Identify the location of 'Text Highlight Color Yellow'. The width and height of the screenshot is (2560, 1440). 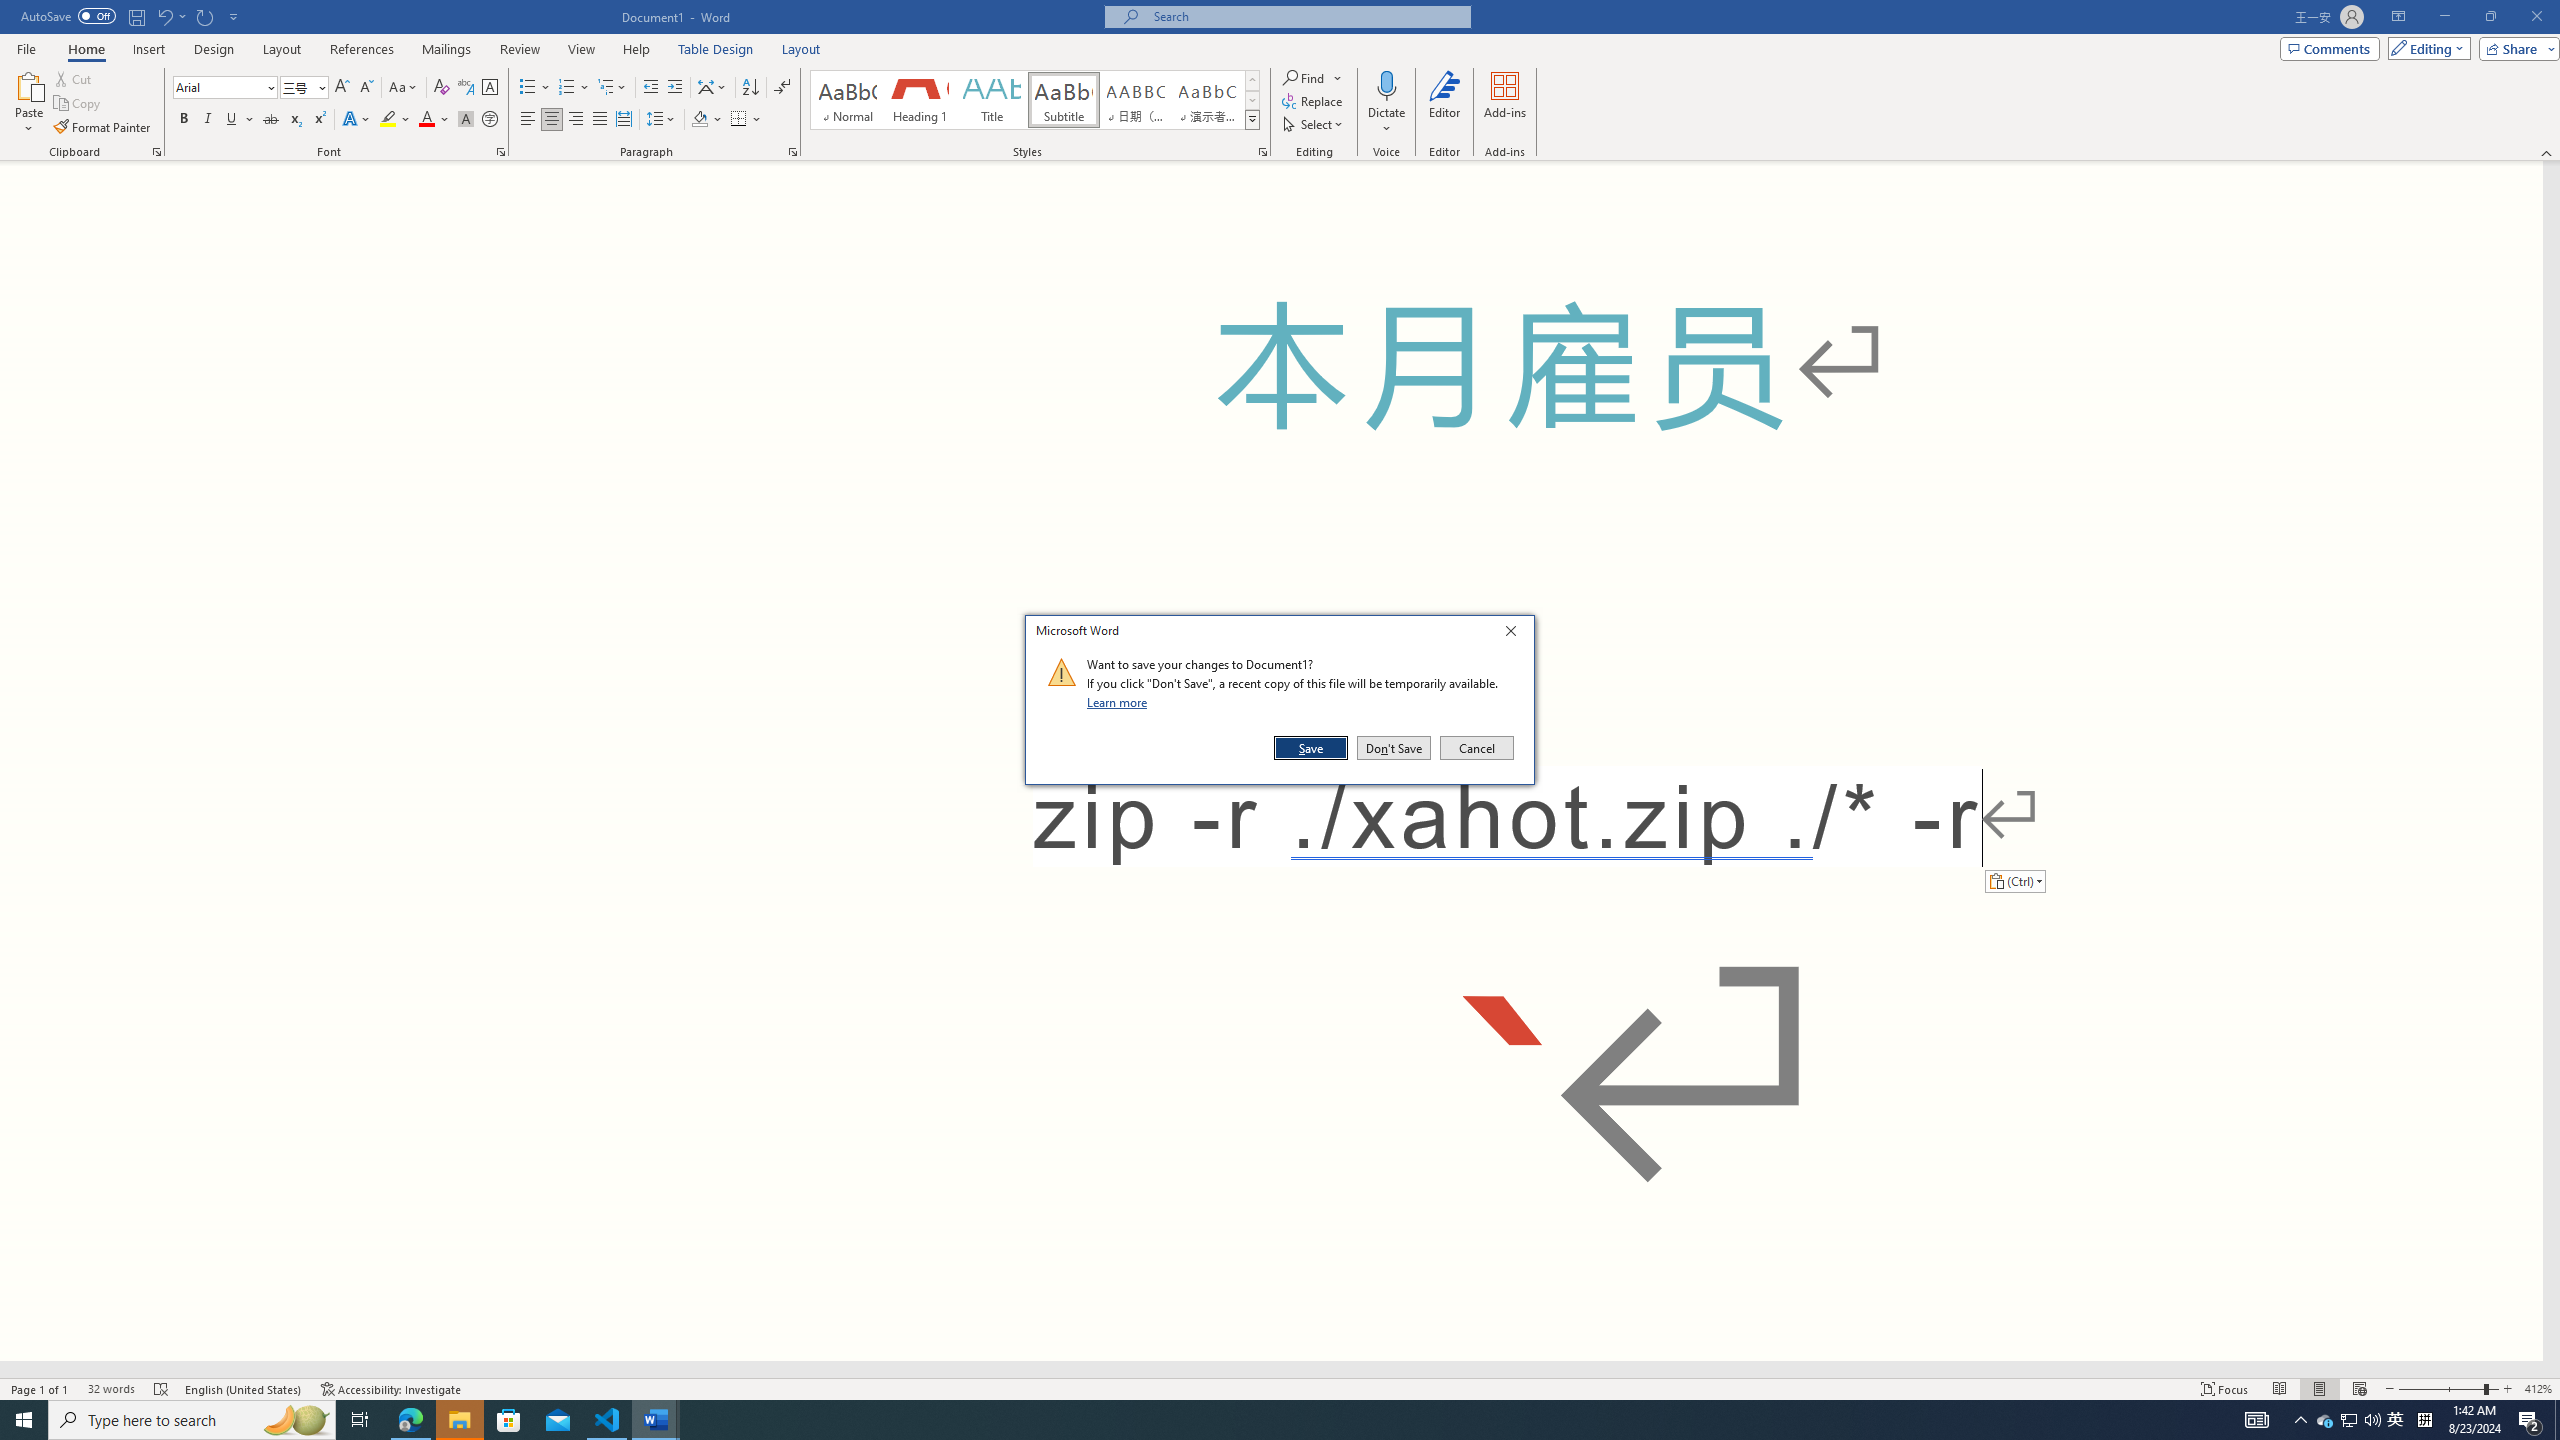
(387, 118).